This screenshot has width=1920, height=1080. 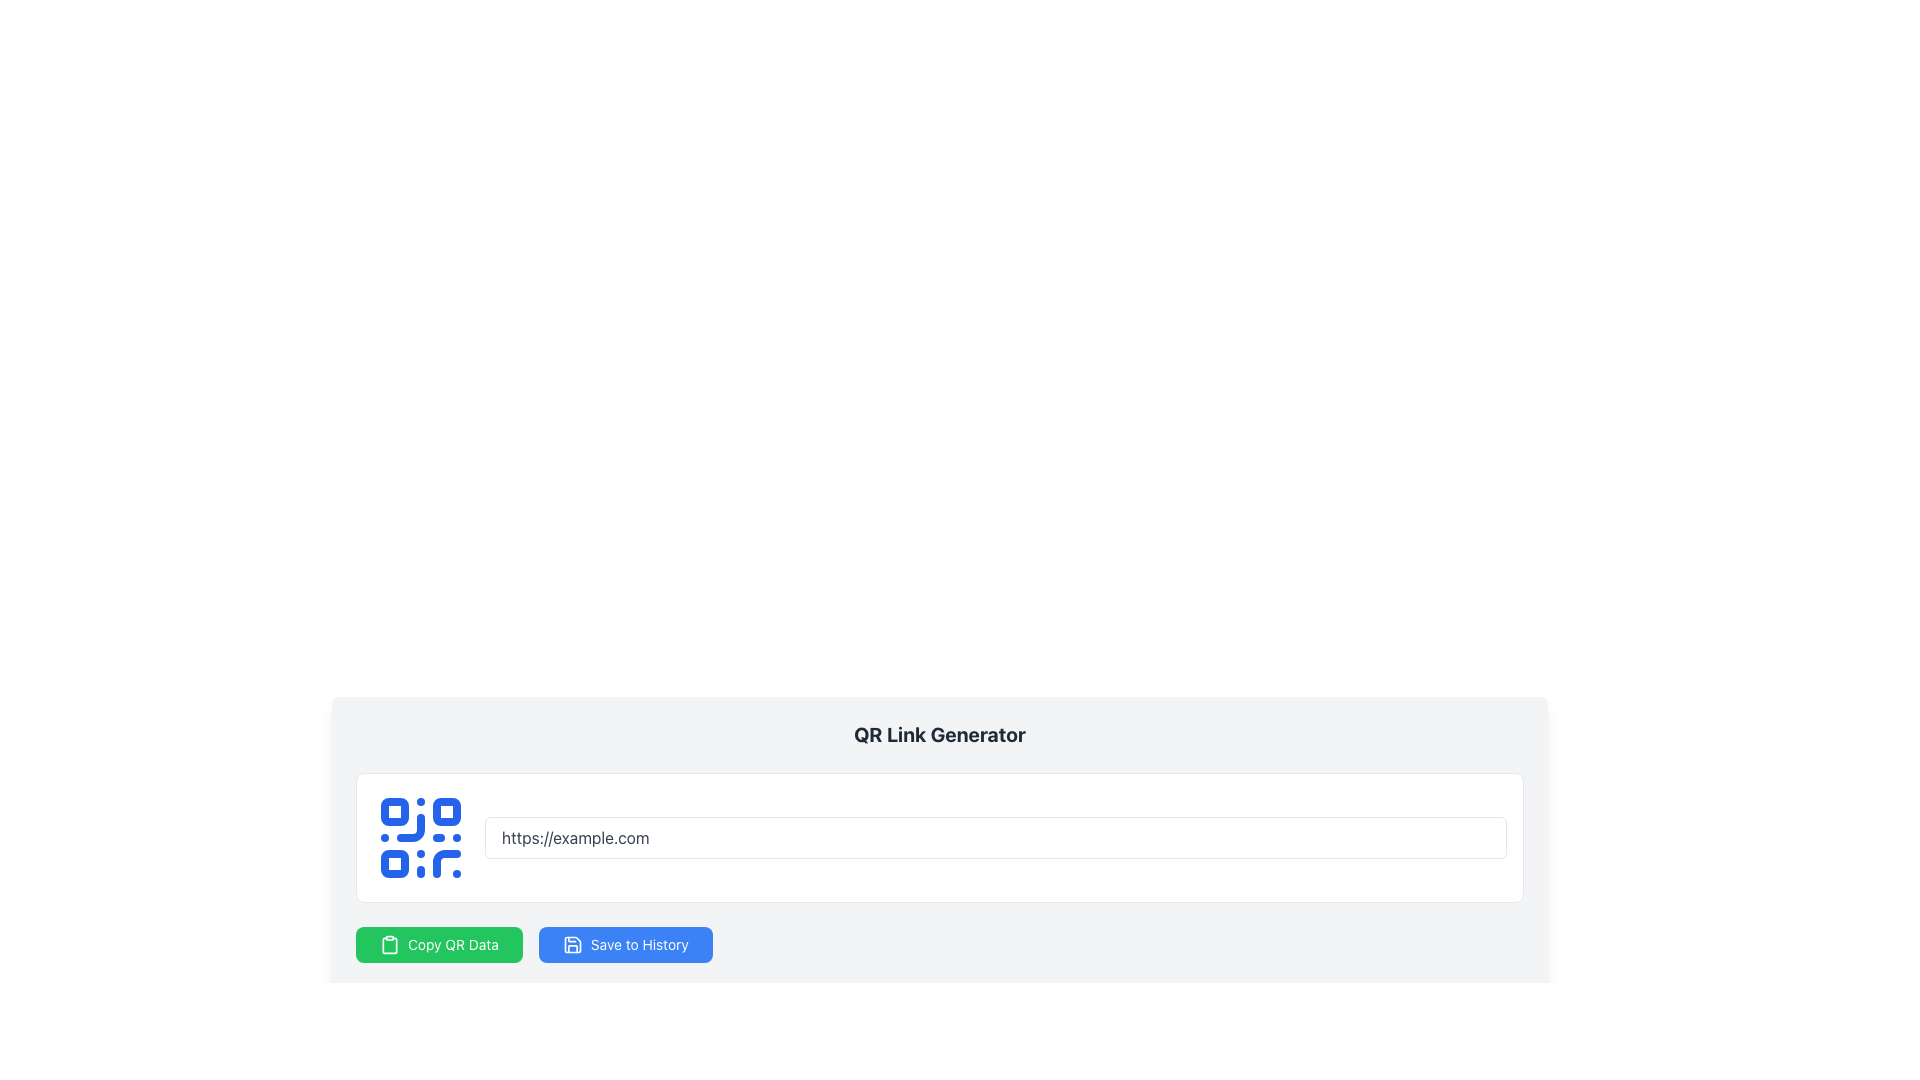 What do you see at coordinates (394, 863) in the screenshot?
I see `the small blue square with rounded corners located in the lower-left corner of the QR code graphic, which is the third square among similar elements` at bounding box center [394, 863].